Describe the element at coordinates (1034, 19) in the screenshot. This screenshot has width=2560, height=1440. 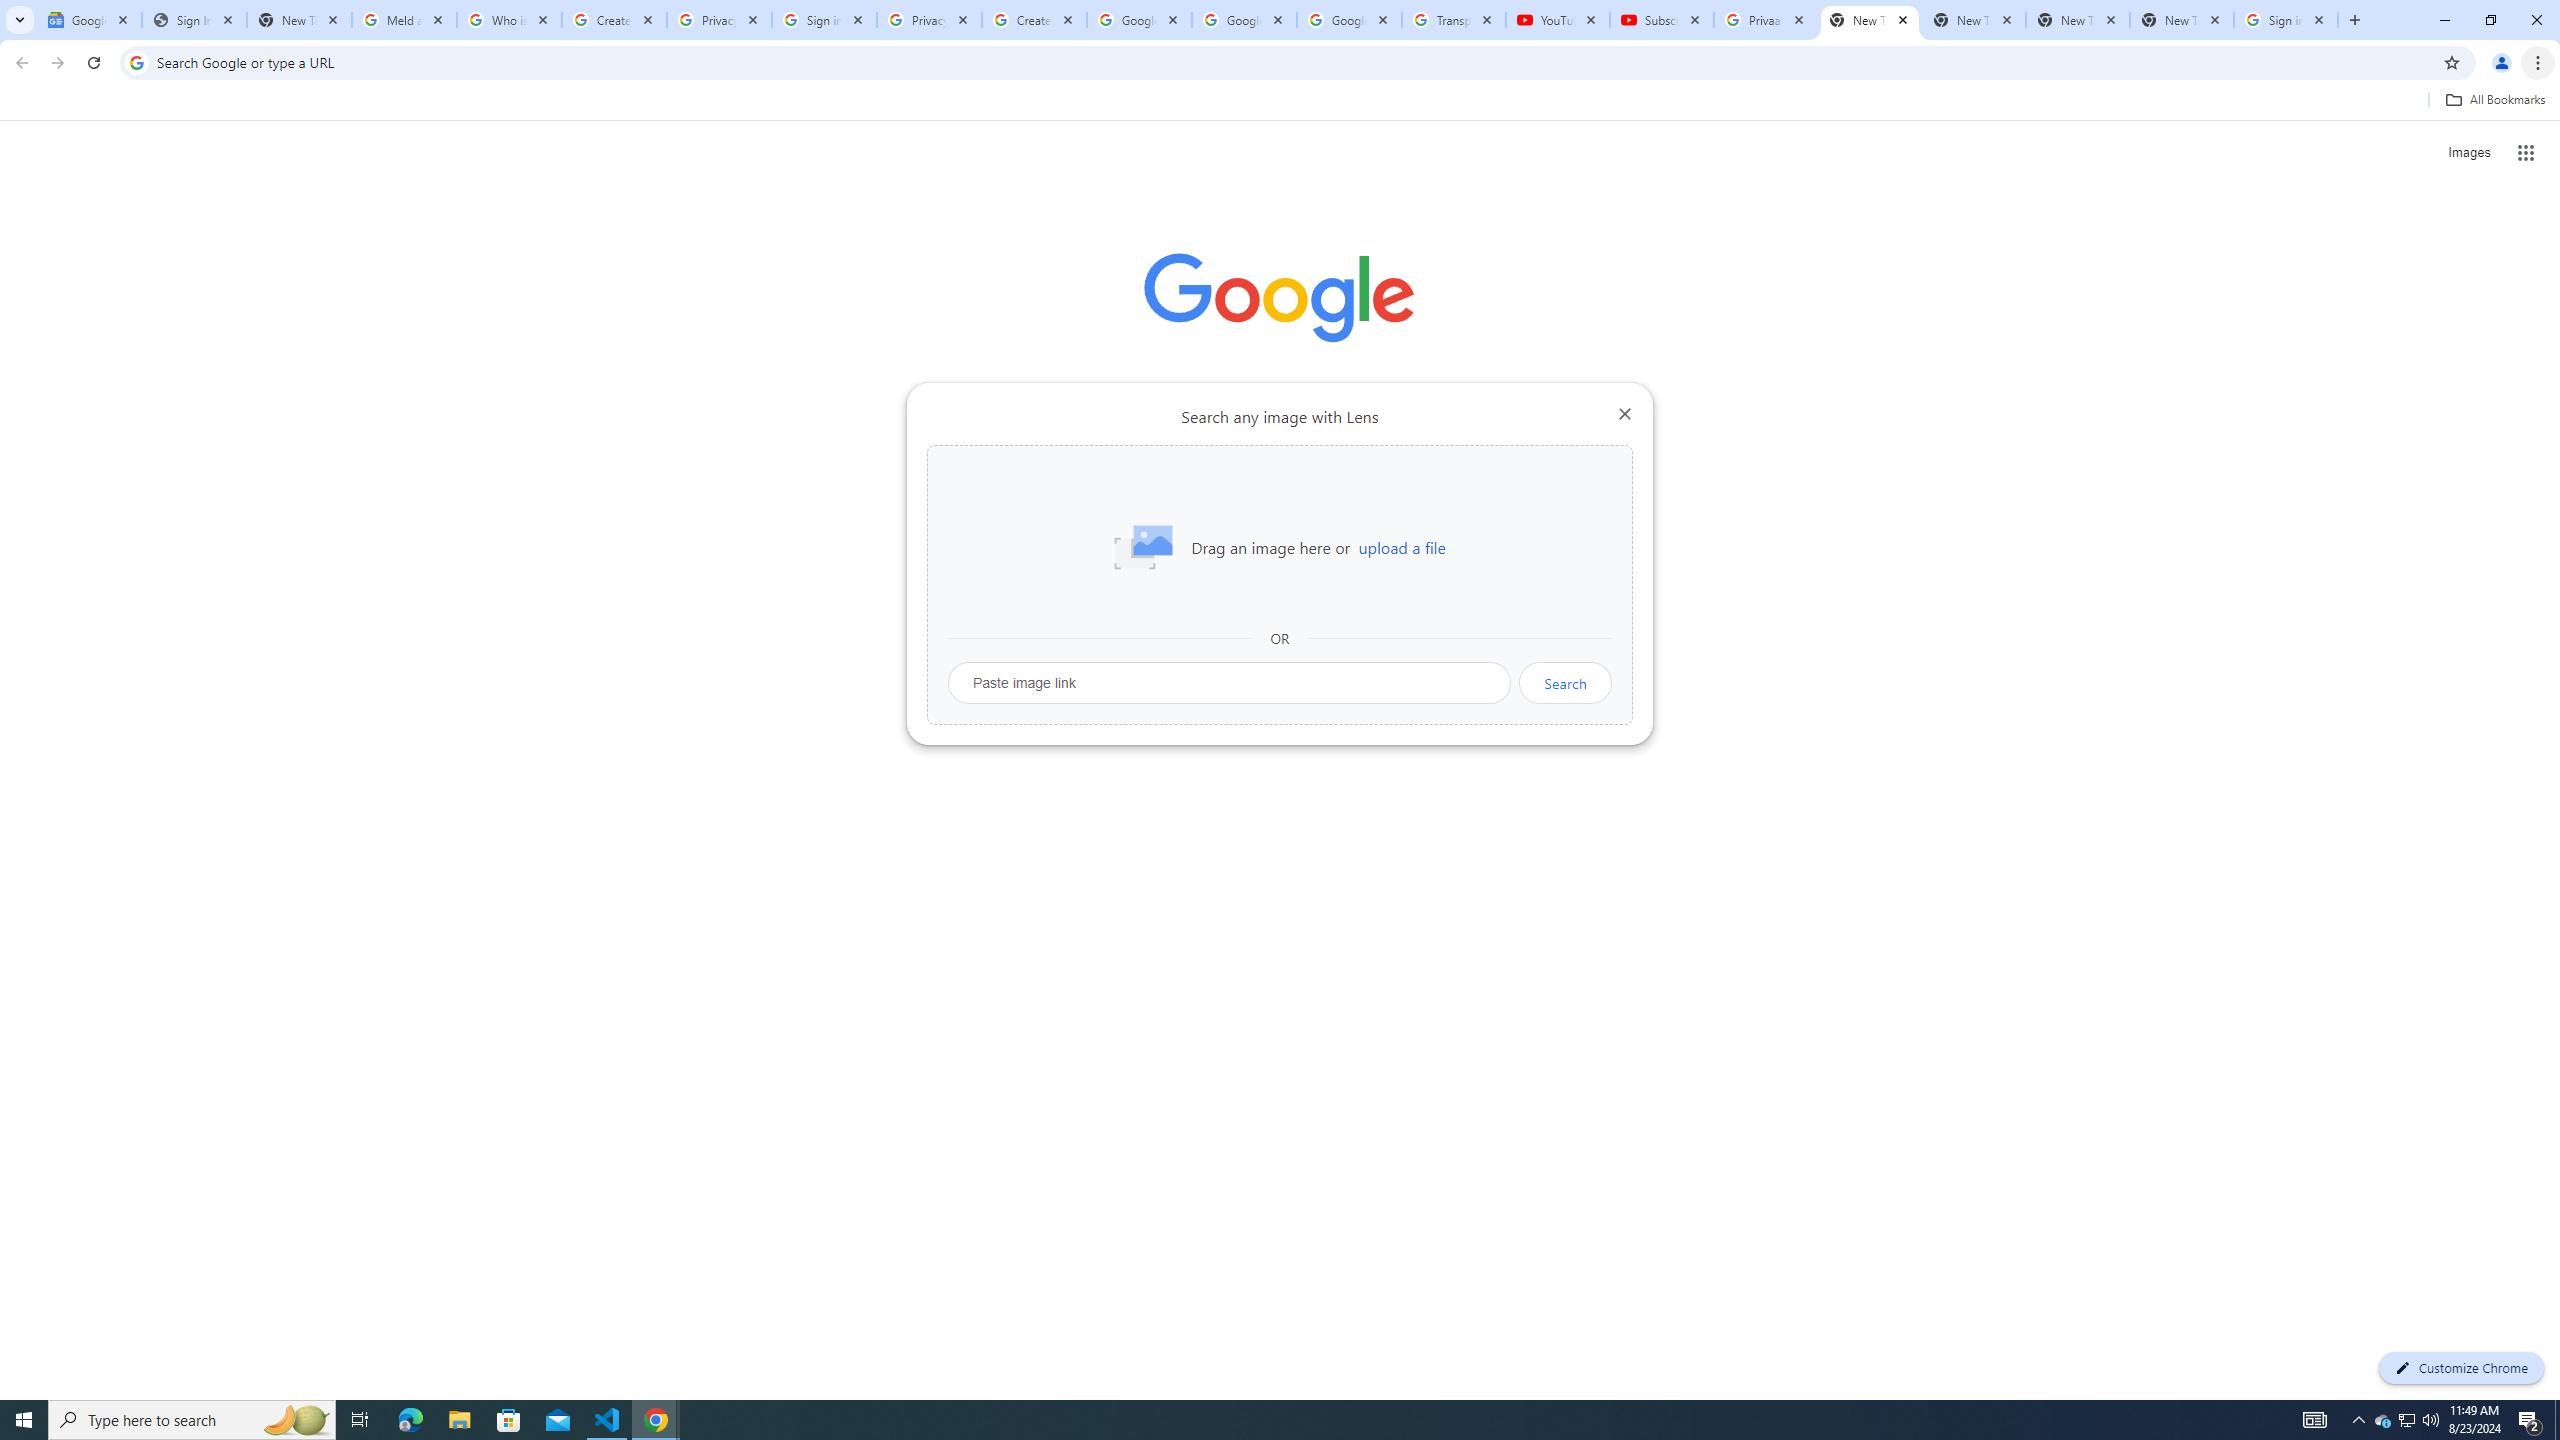
I see `'Create your Google Account'` at that location.